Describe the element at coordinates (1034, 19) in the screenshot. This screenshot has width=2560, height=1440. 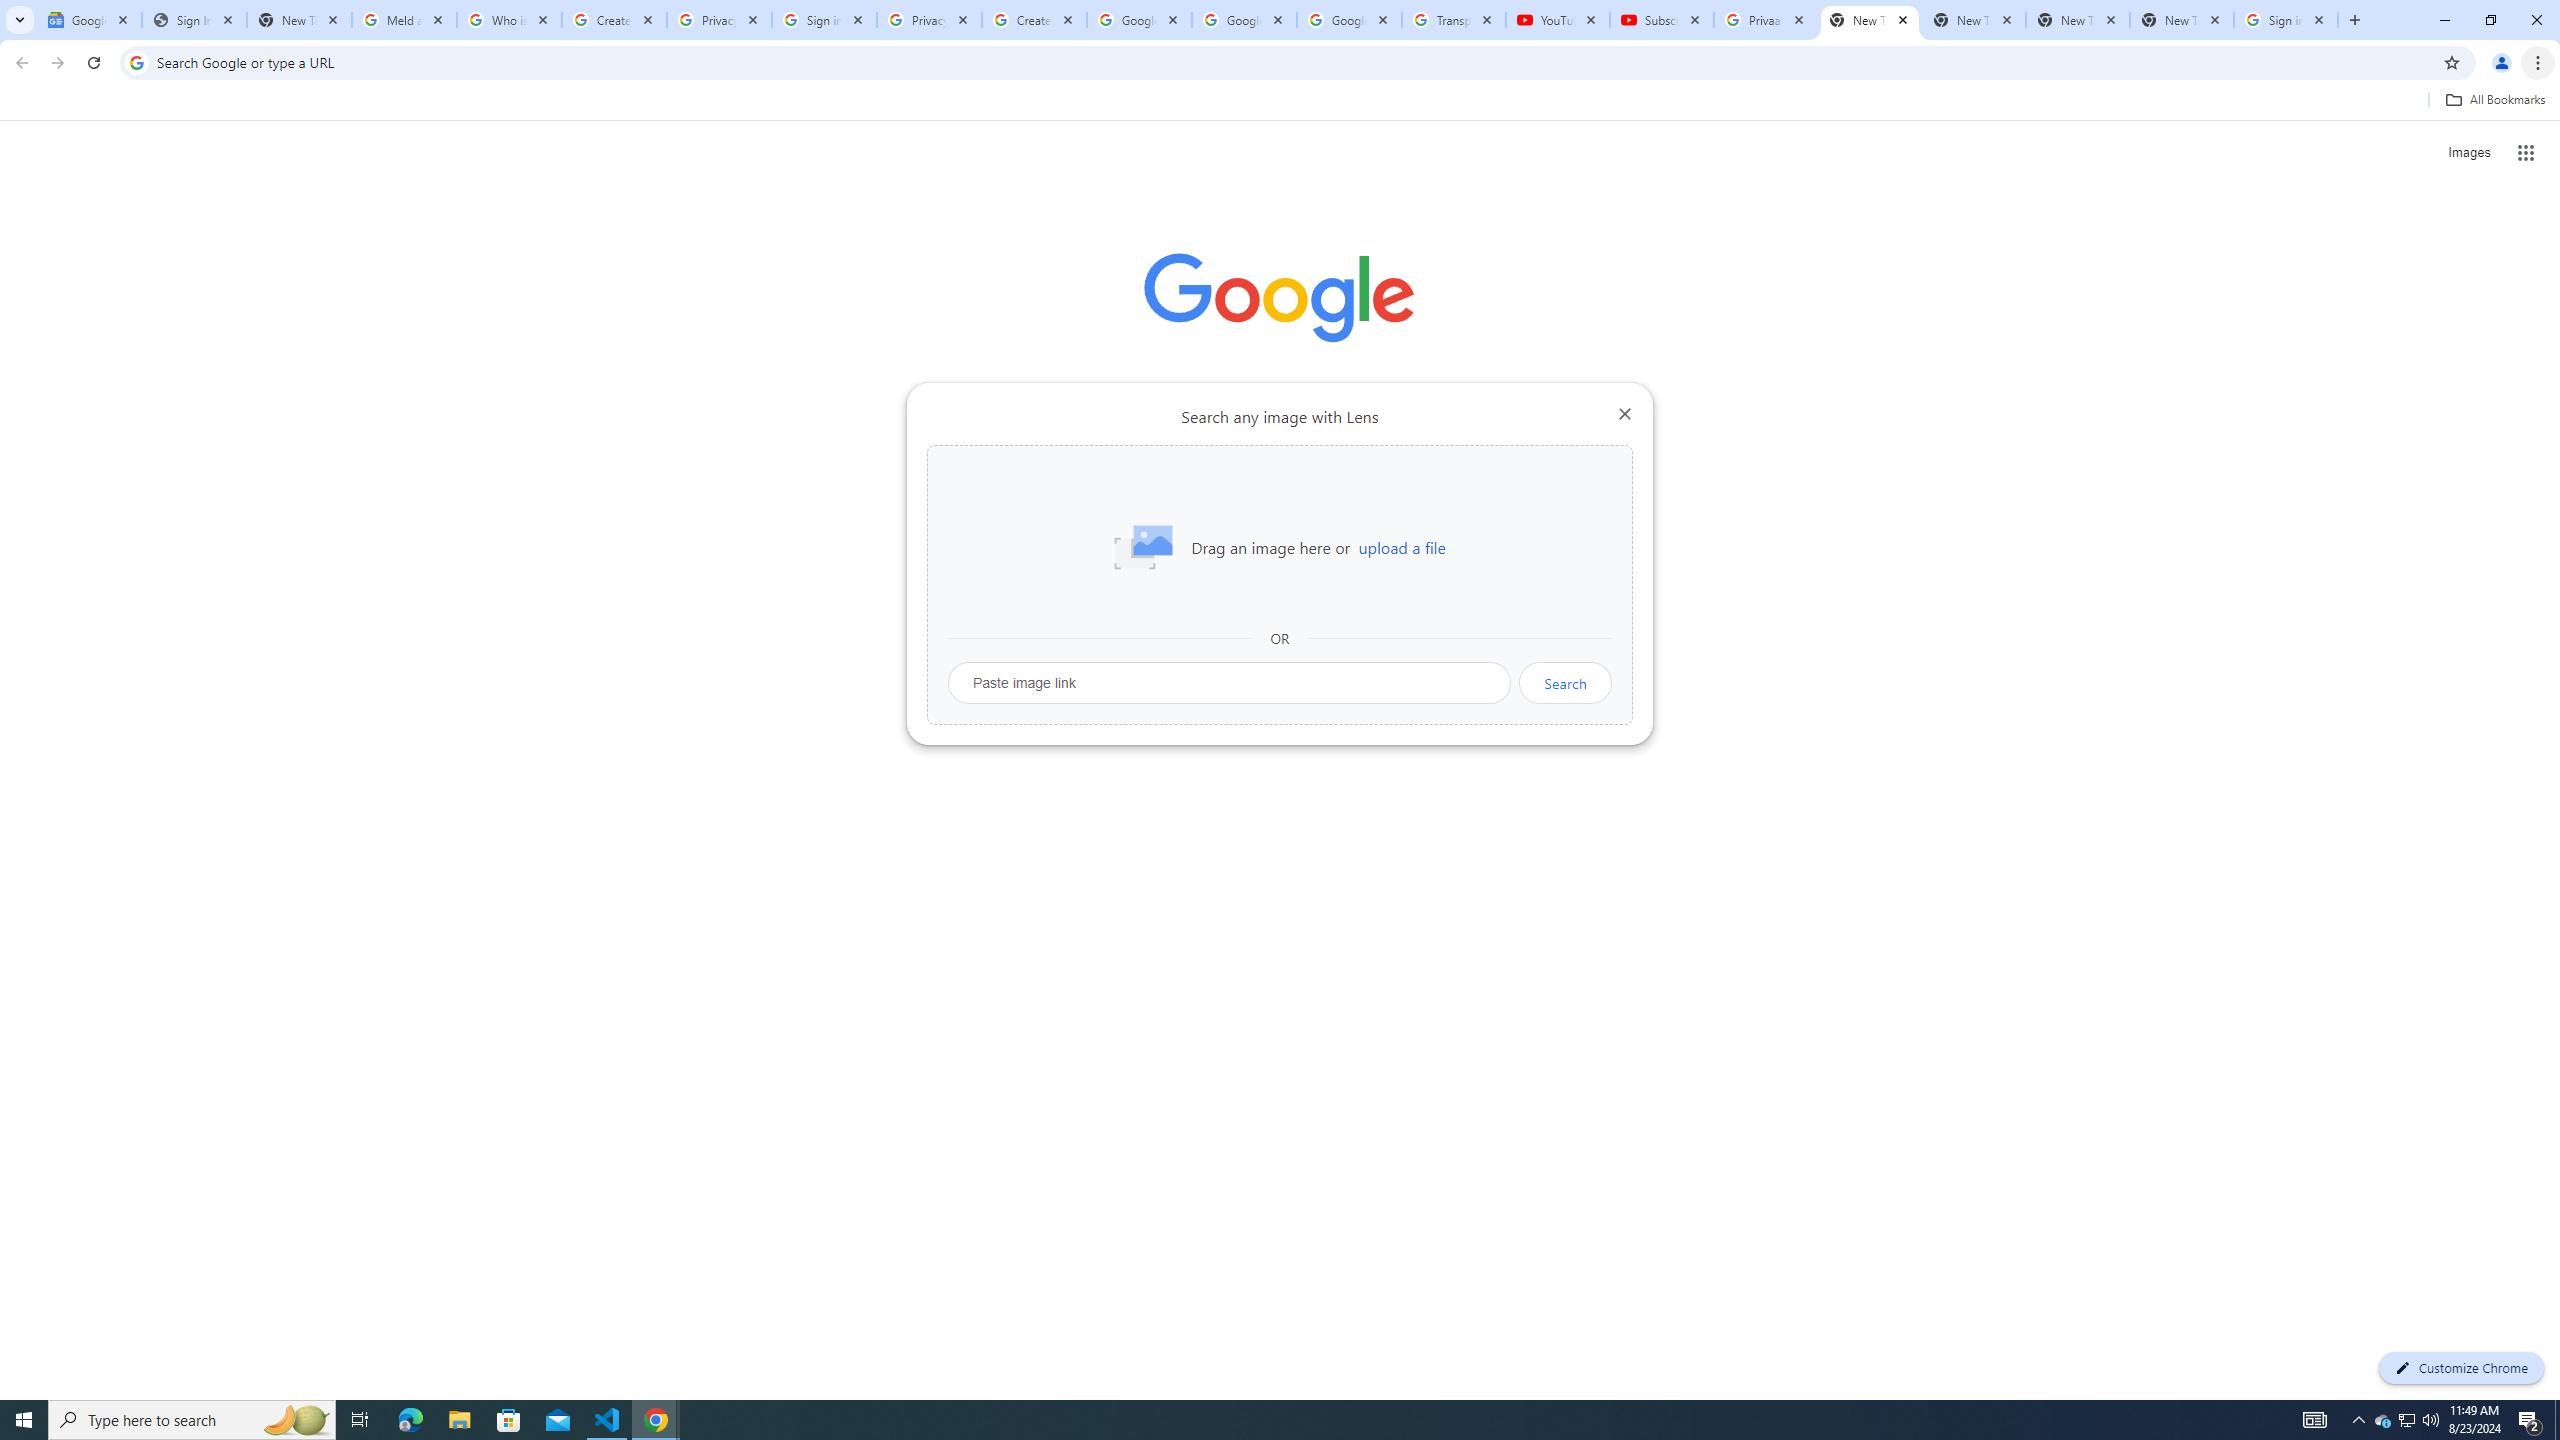
I see `'Create your Google Account'` at that location.